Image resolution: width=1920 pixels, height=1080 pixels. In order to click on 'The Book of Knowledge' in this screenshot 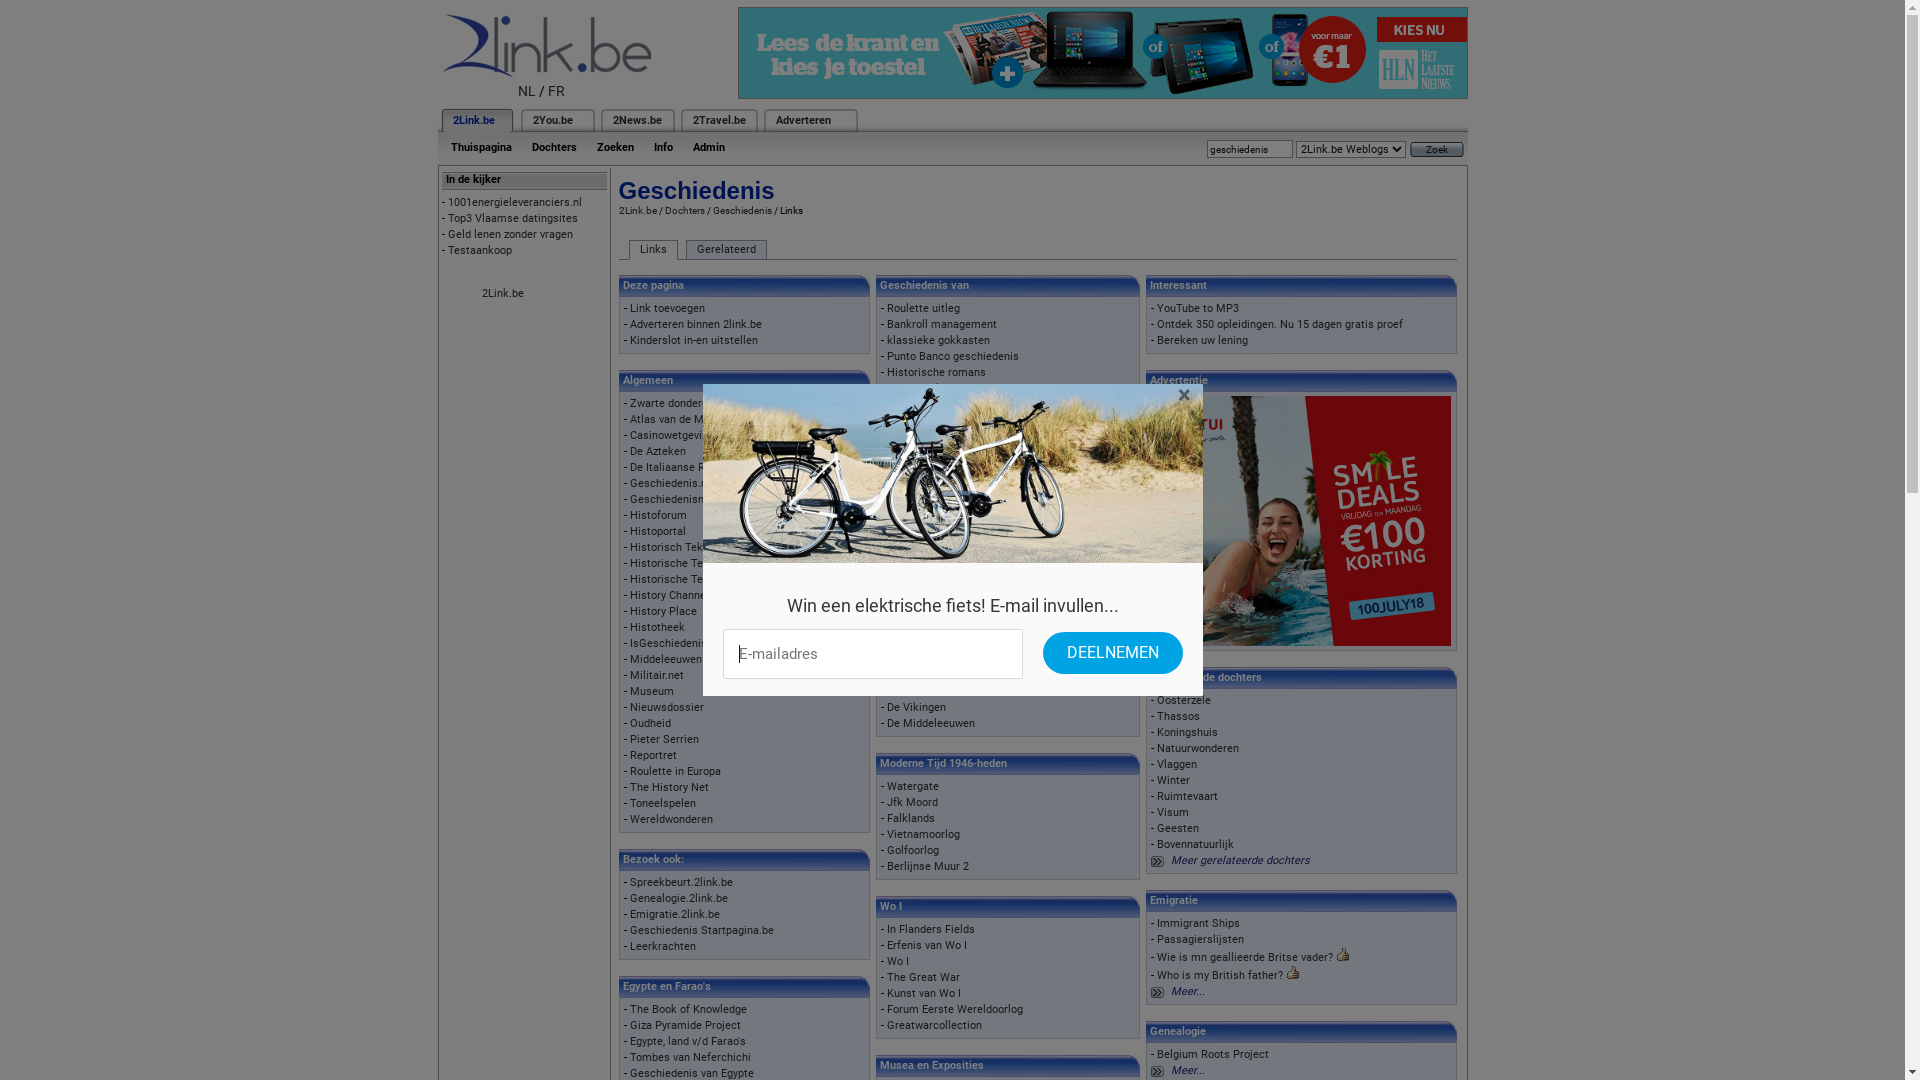, I will do `click(688, 1009)`.